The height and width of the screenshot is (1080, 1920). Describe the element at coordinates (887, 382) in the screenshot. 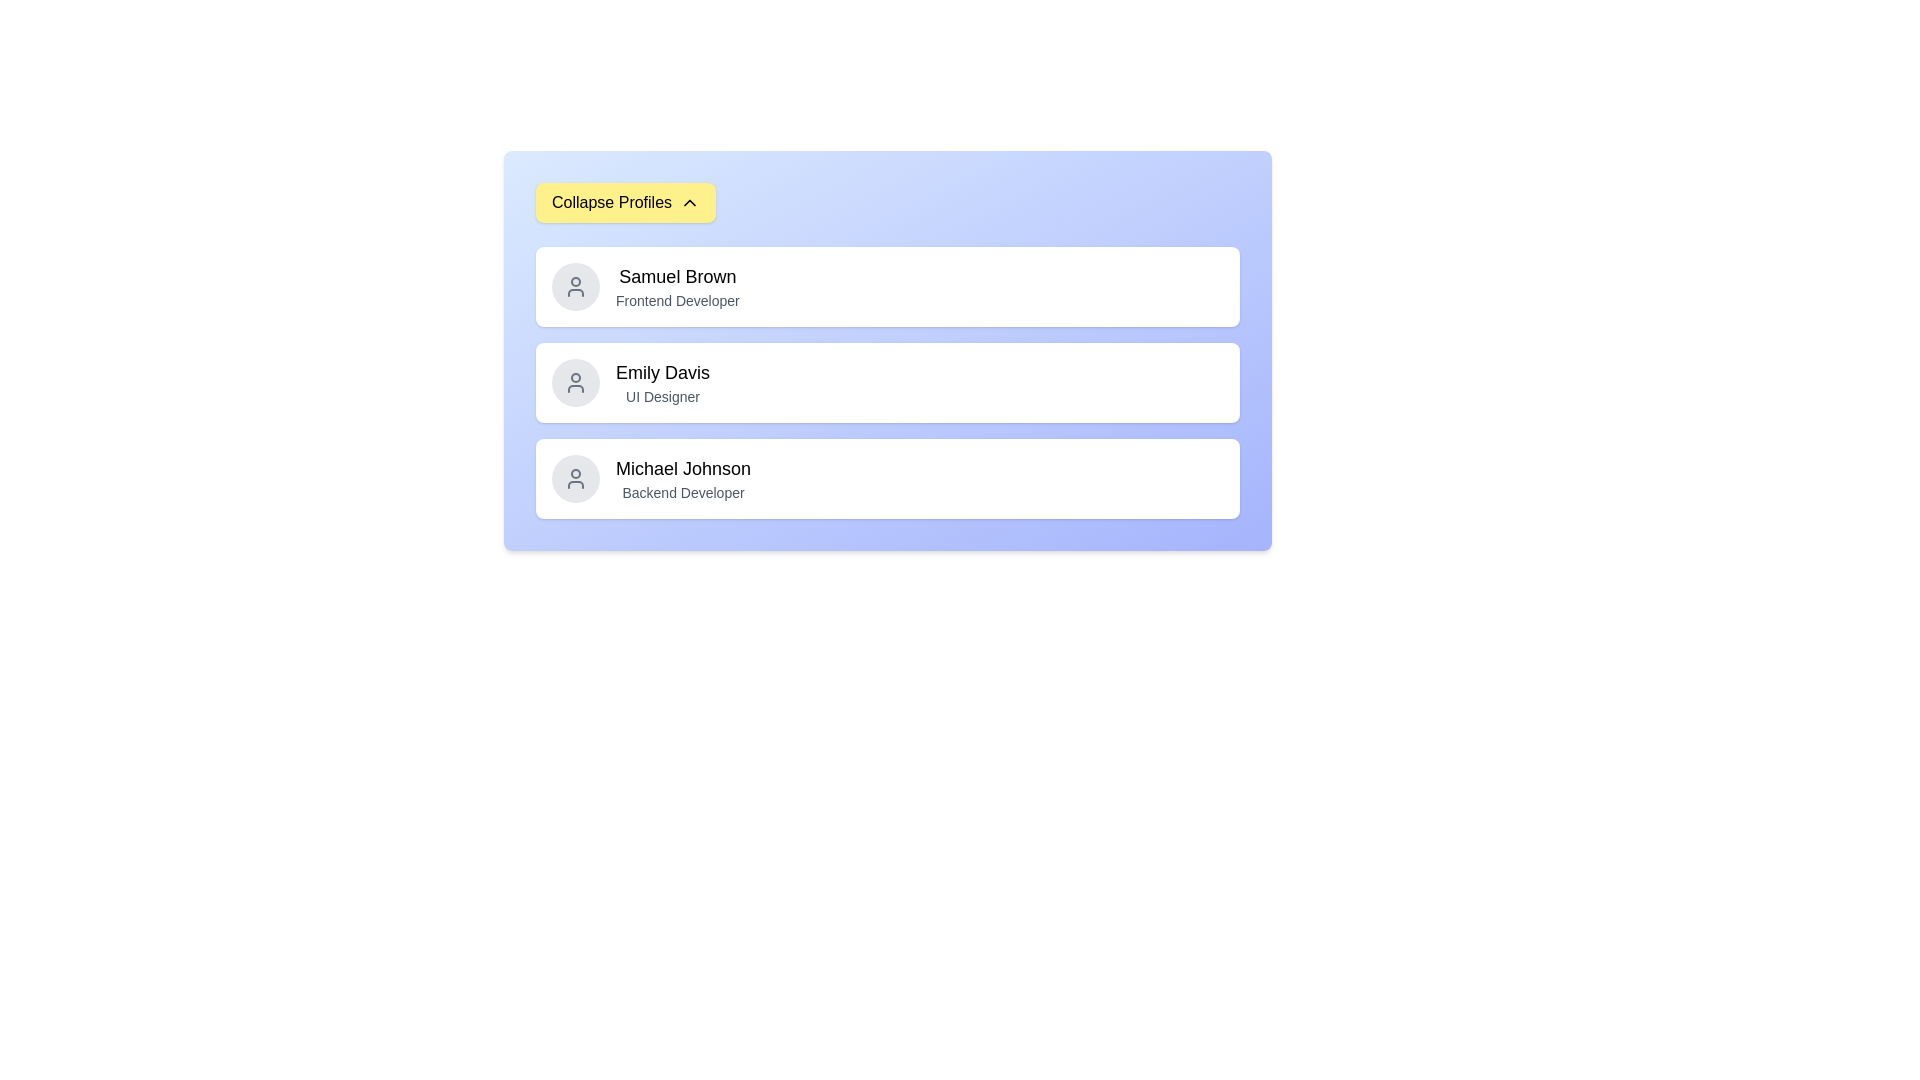

I see `the profile card for 'Emily Davis', which displays their role as 'UI Designer'` at that location.